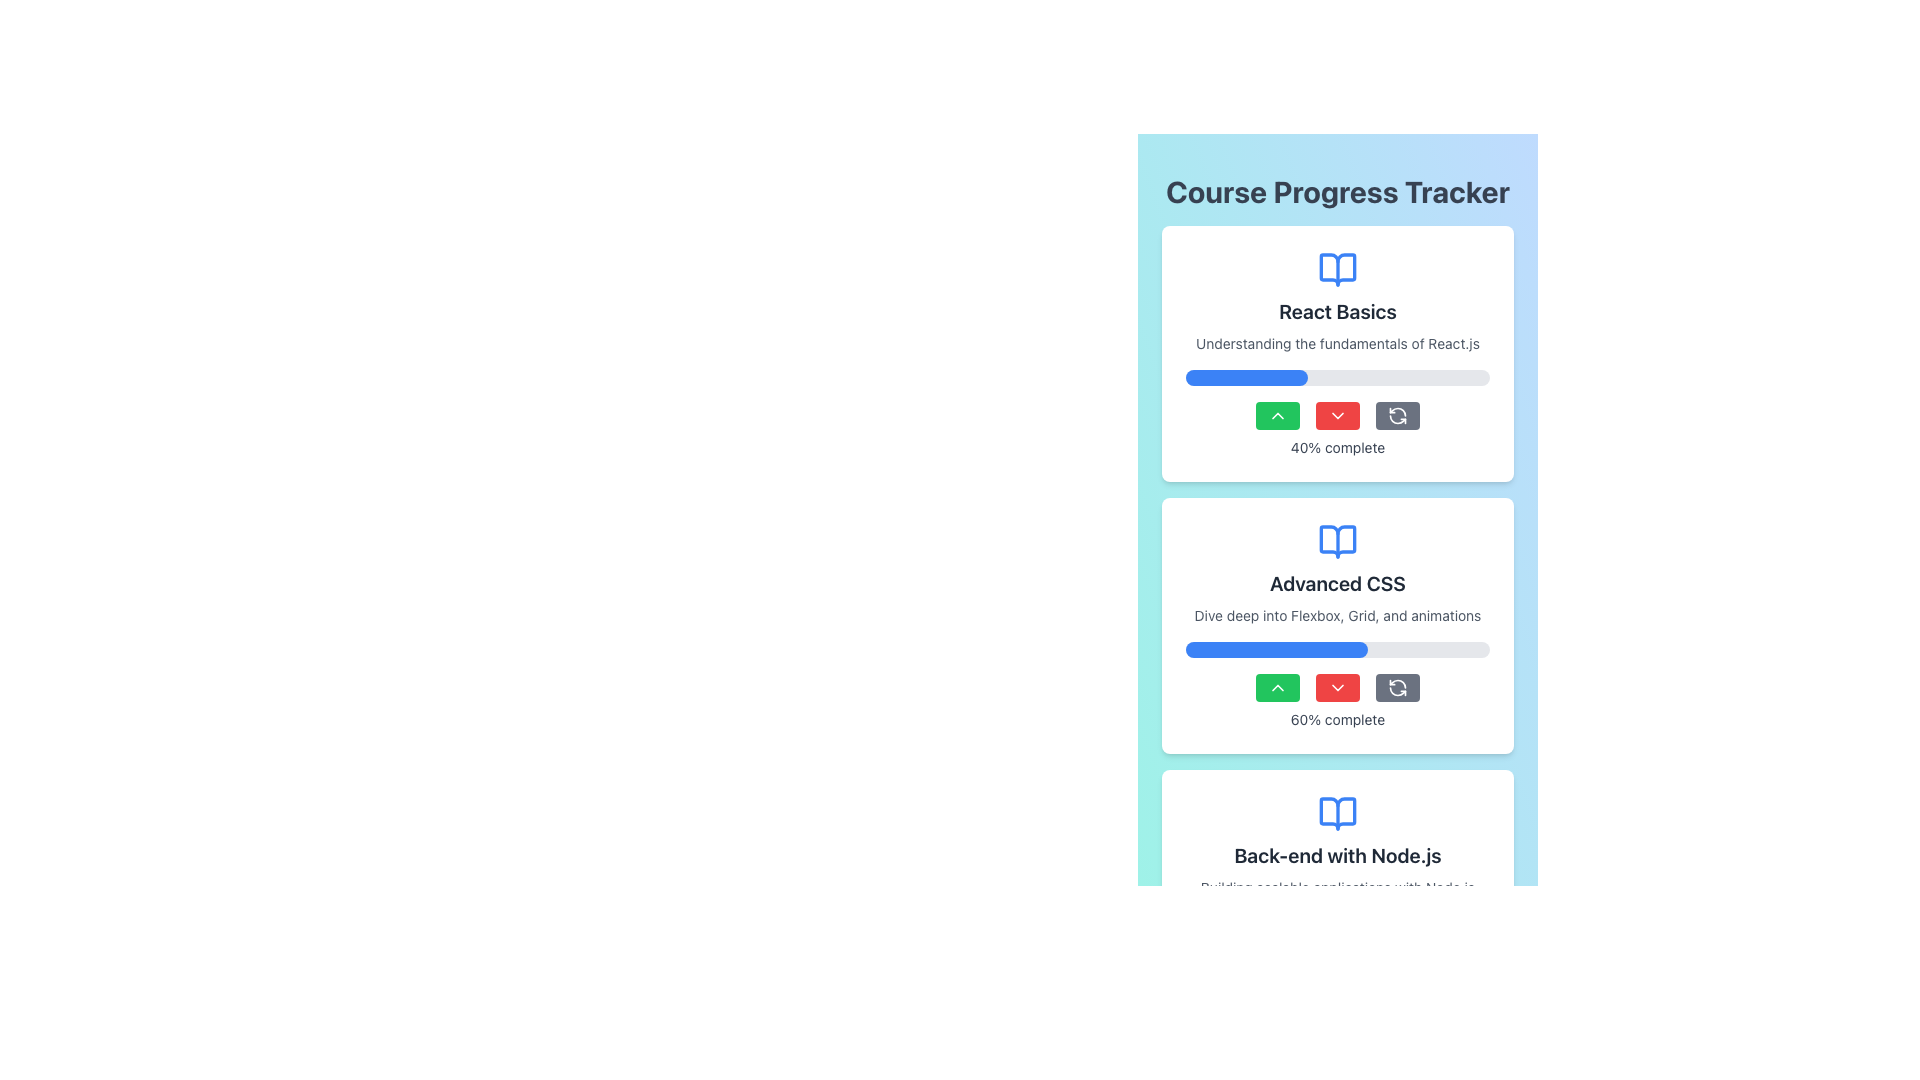 The image size is (1920, 1080). Describe the element at coordinates (1338, 415) in the screenshot. I see `the small red downward chevron button located in the upper-right corner of the 'React Basics' card` at that location.